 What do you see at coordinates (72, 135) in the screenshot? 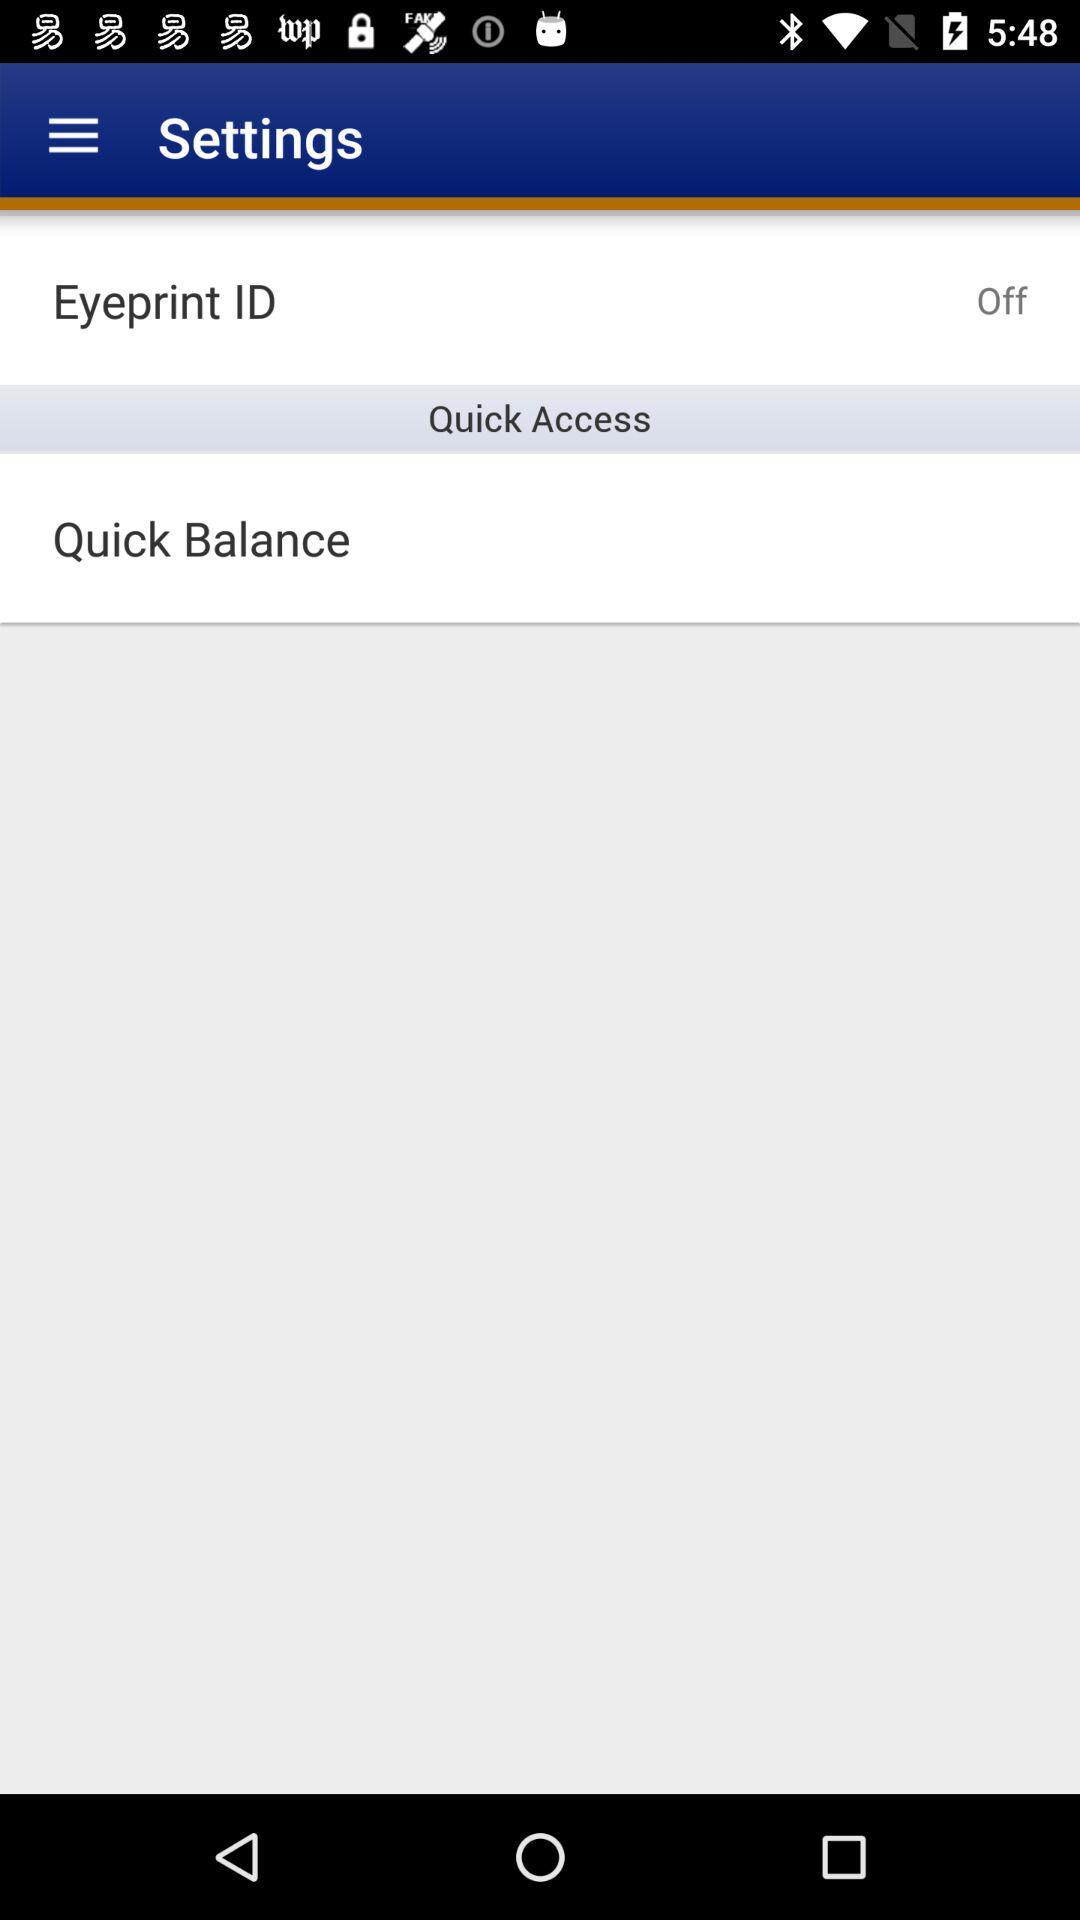
I see `item to the left of the settings icon` at bounding box center [72, 135].